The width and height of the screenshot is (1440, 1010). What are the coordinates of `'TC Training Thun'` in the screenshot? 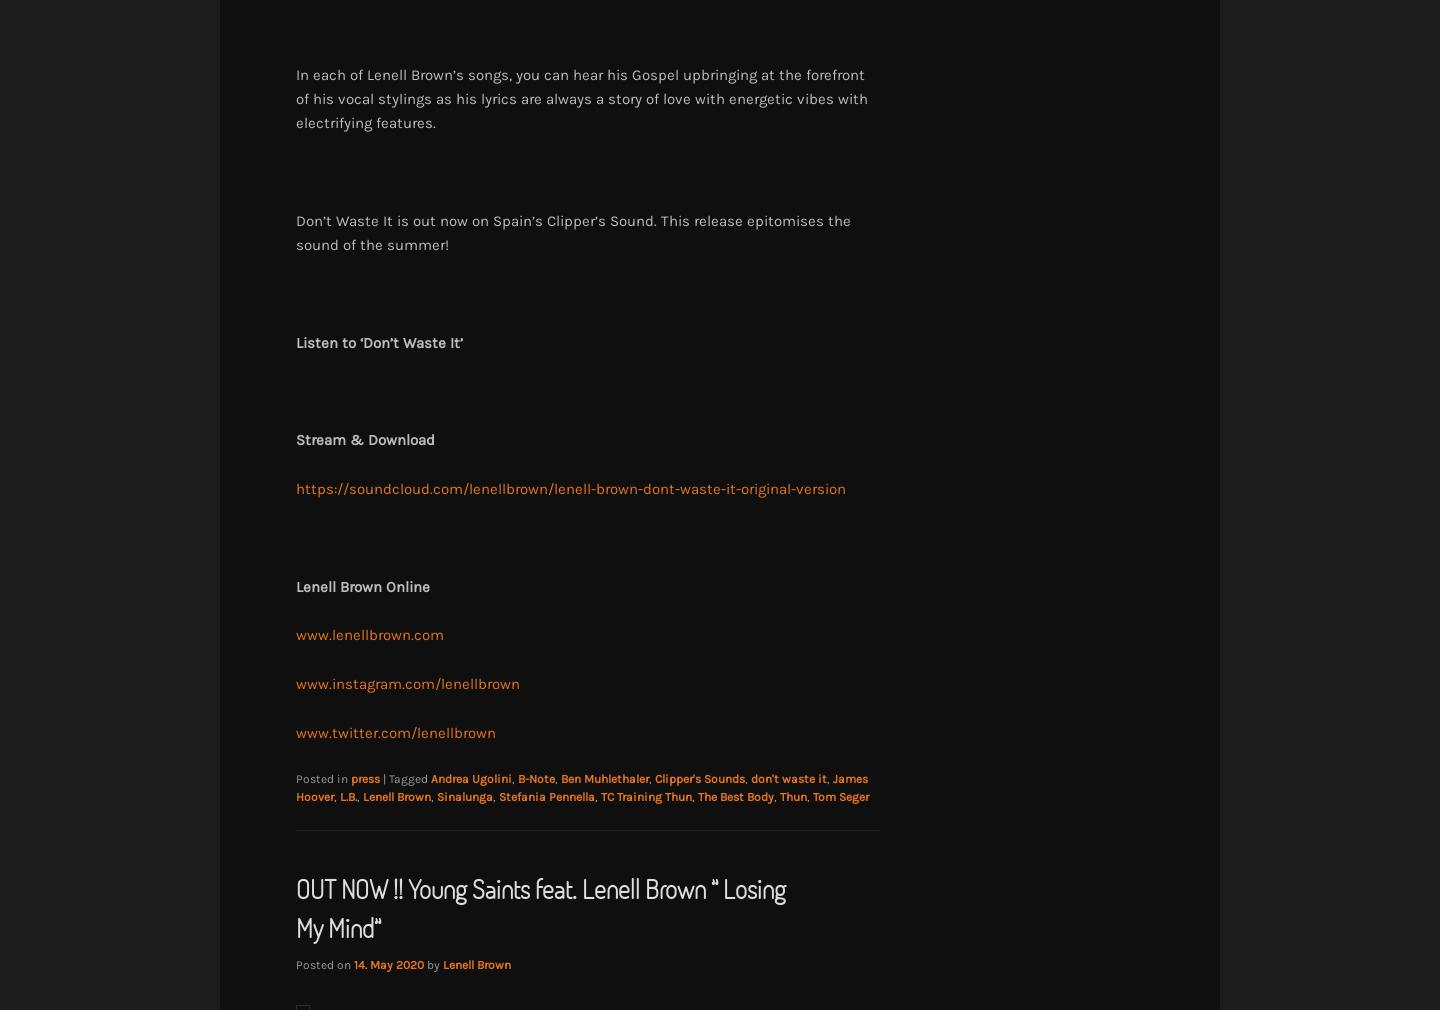 It's located at (600, 795).